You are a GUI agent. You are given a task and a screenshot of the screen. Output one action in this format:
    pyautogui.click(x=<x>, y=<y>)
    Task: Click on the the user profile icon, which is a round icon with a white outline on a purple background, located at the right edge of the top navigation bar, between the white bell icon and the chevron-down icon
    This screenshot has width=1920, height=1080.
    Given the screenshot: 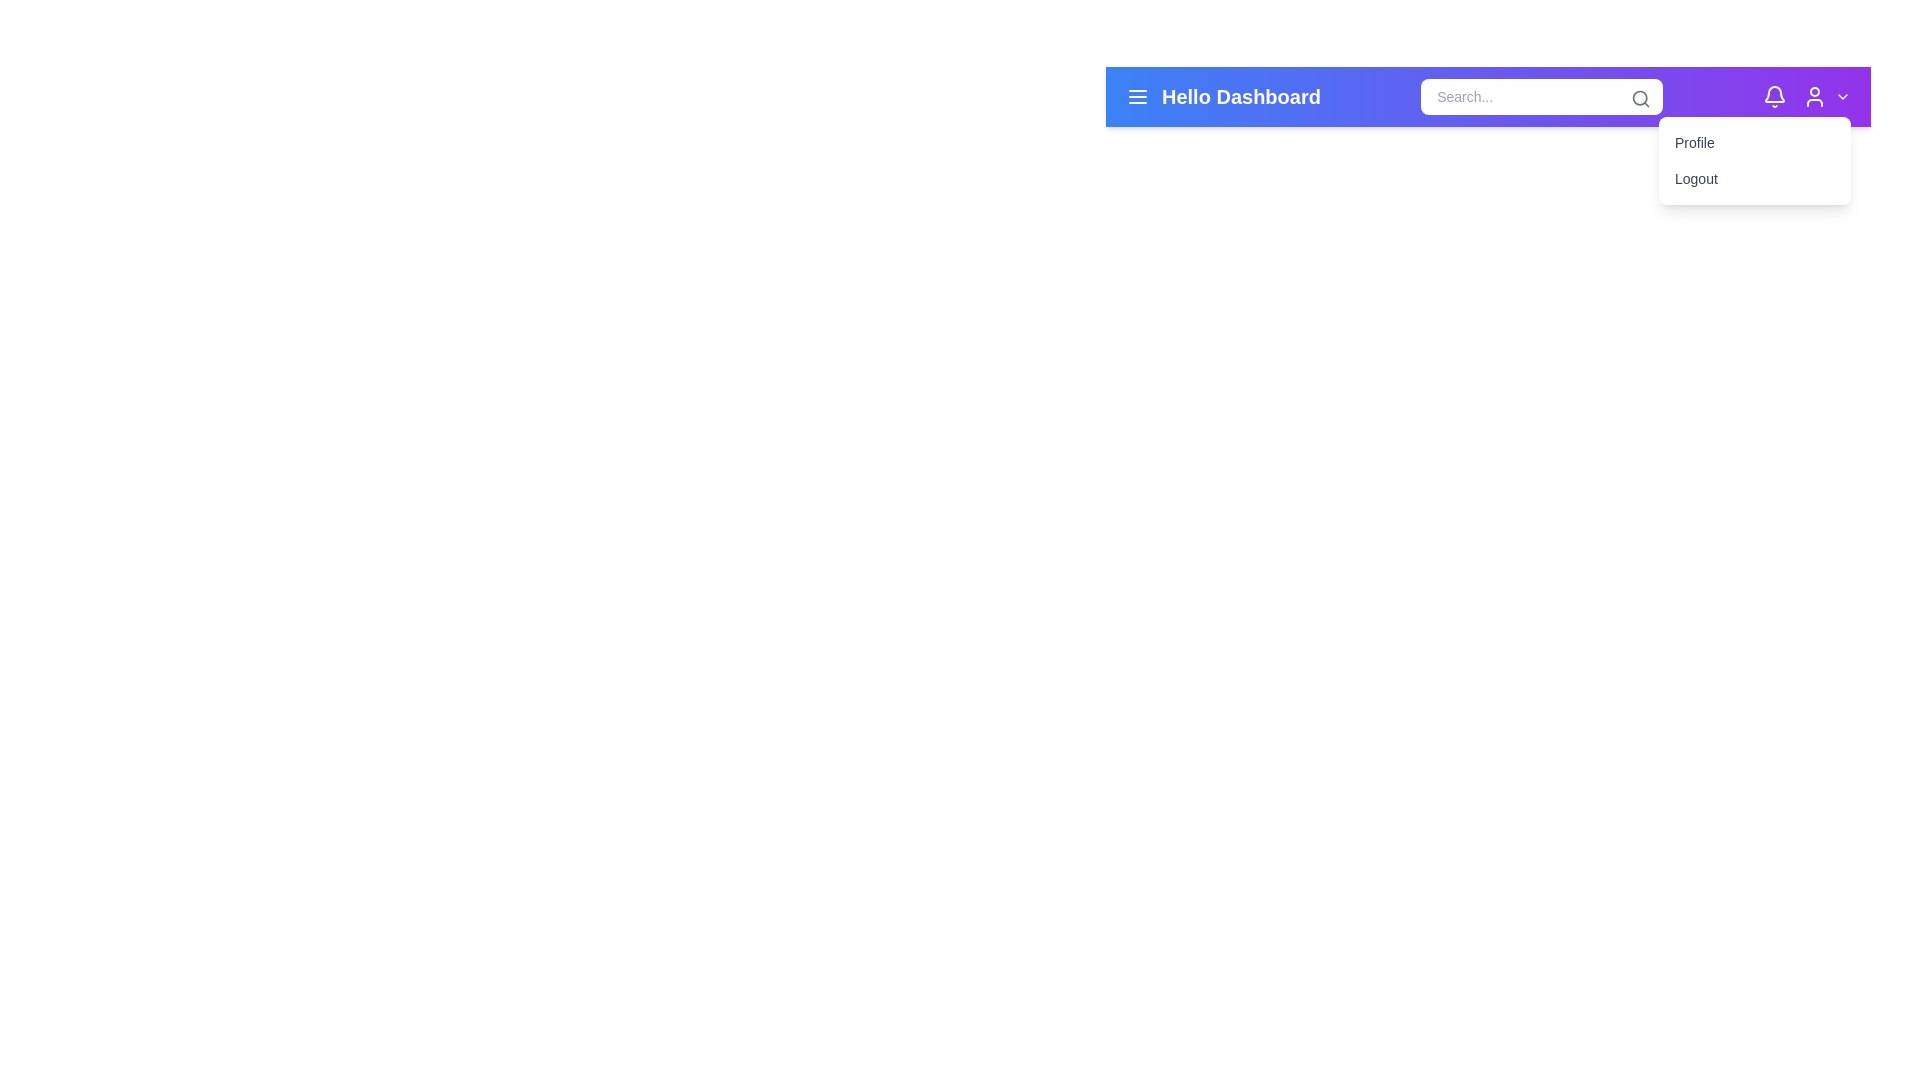 What is the action you would take?
    pyautogui.click(x=1806, y=96)
    